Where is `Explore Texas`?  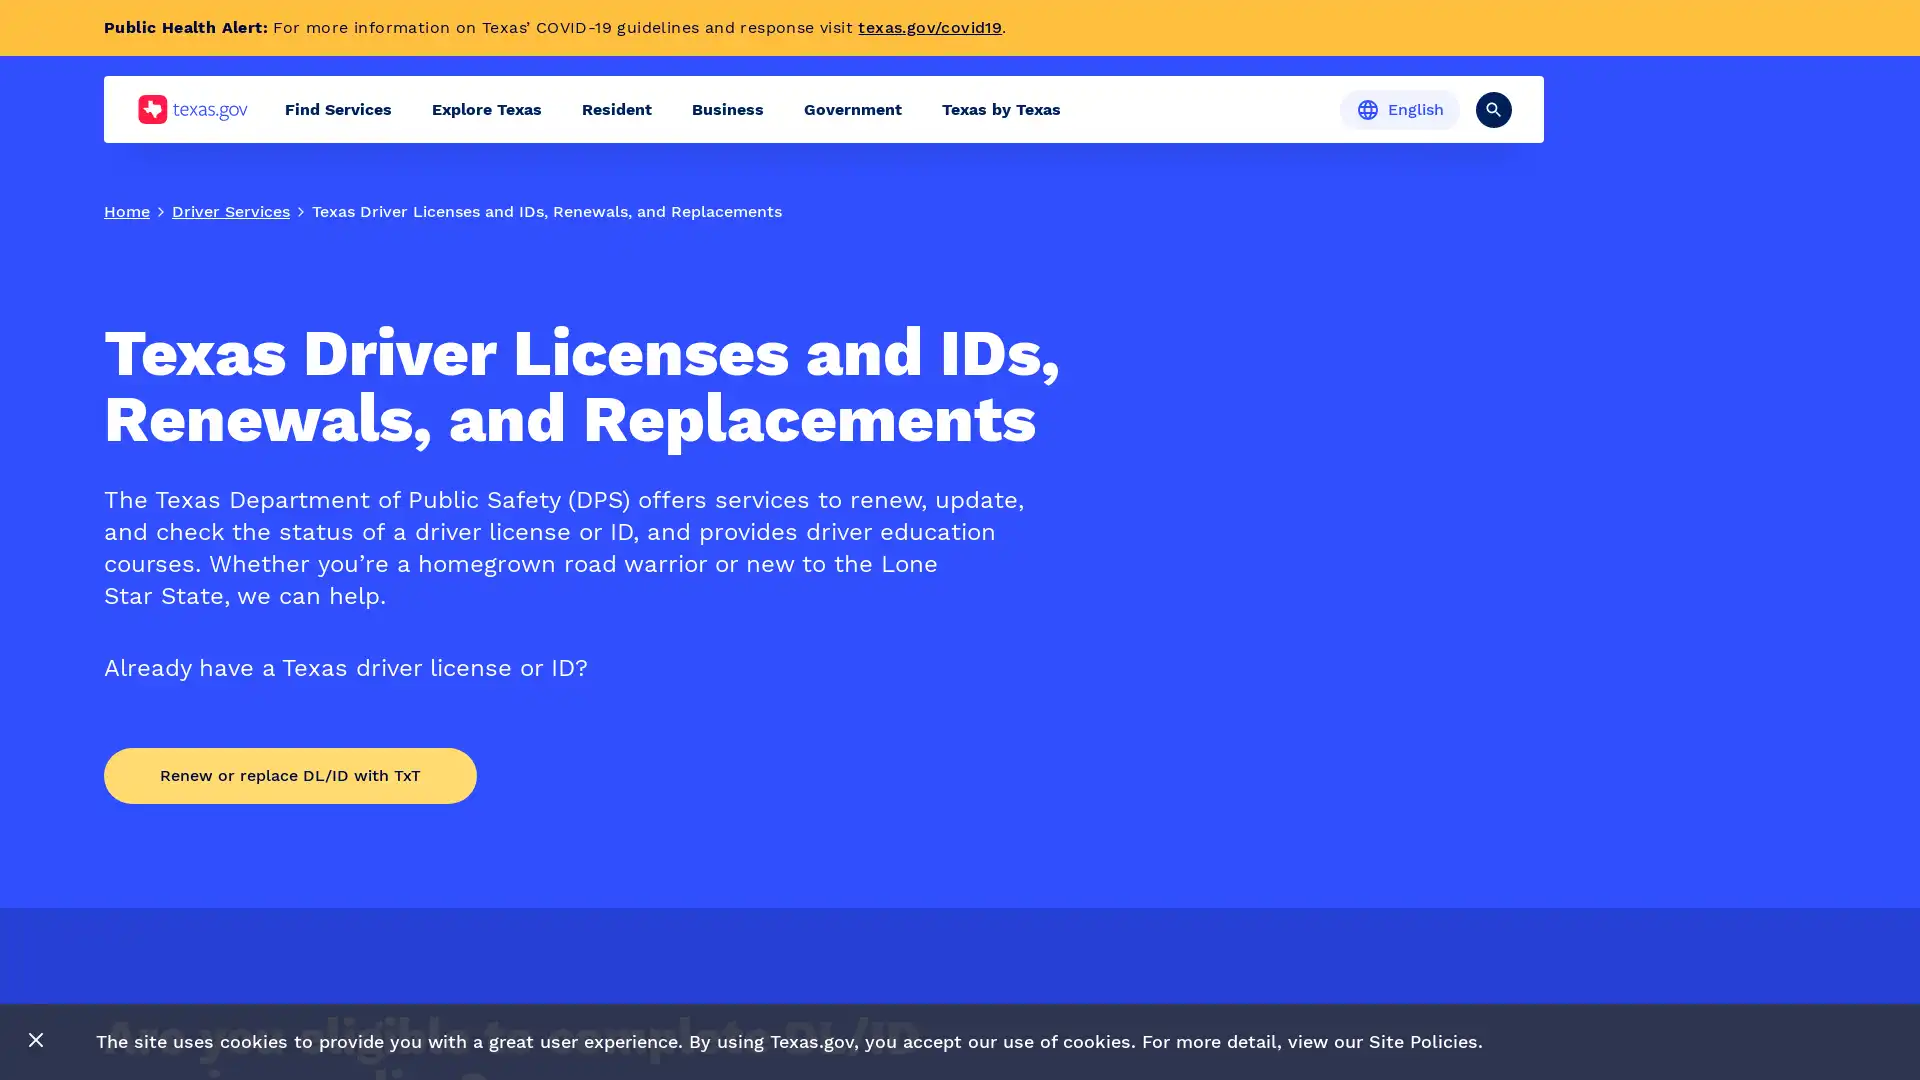
Explore Texas is located at coordinates (486, 109).